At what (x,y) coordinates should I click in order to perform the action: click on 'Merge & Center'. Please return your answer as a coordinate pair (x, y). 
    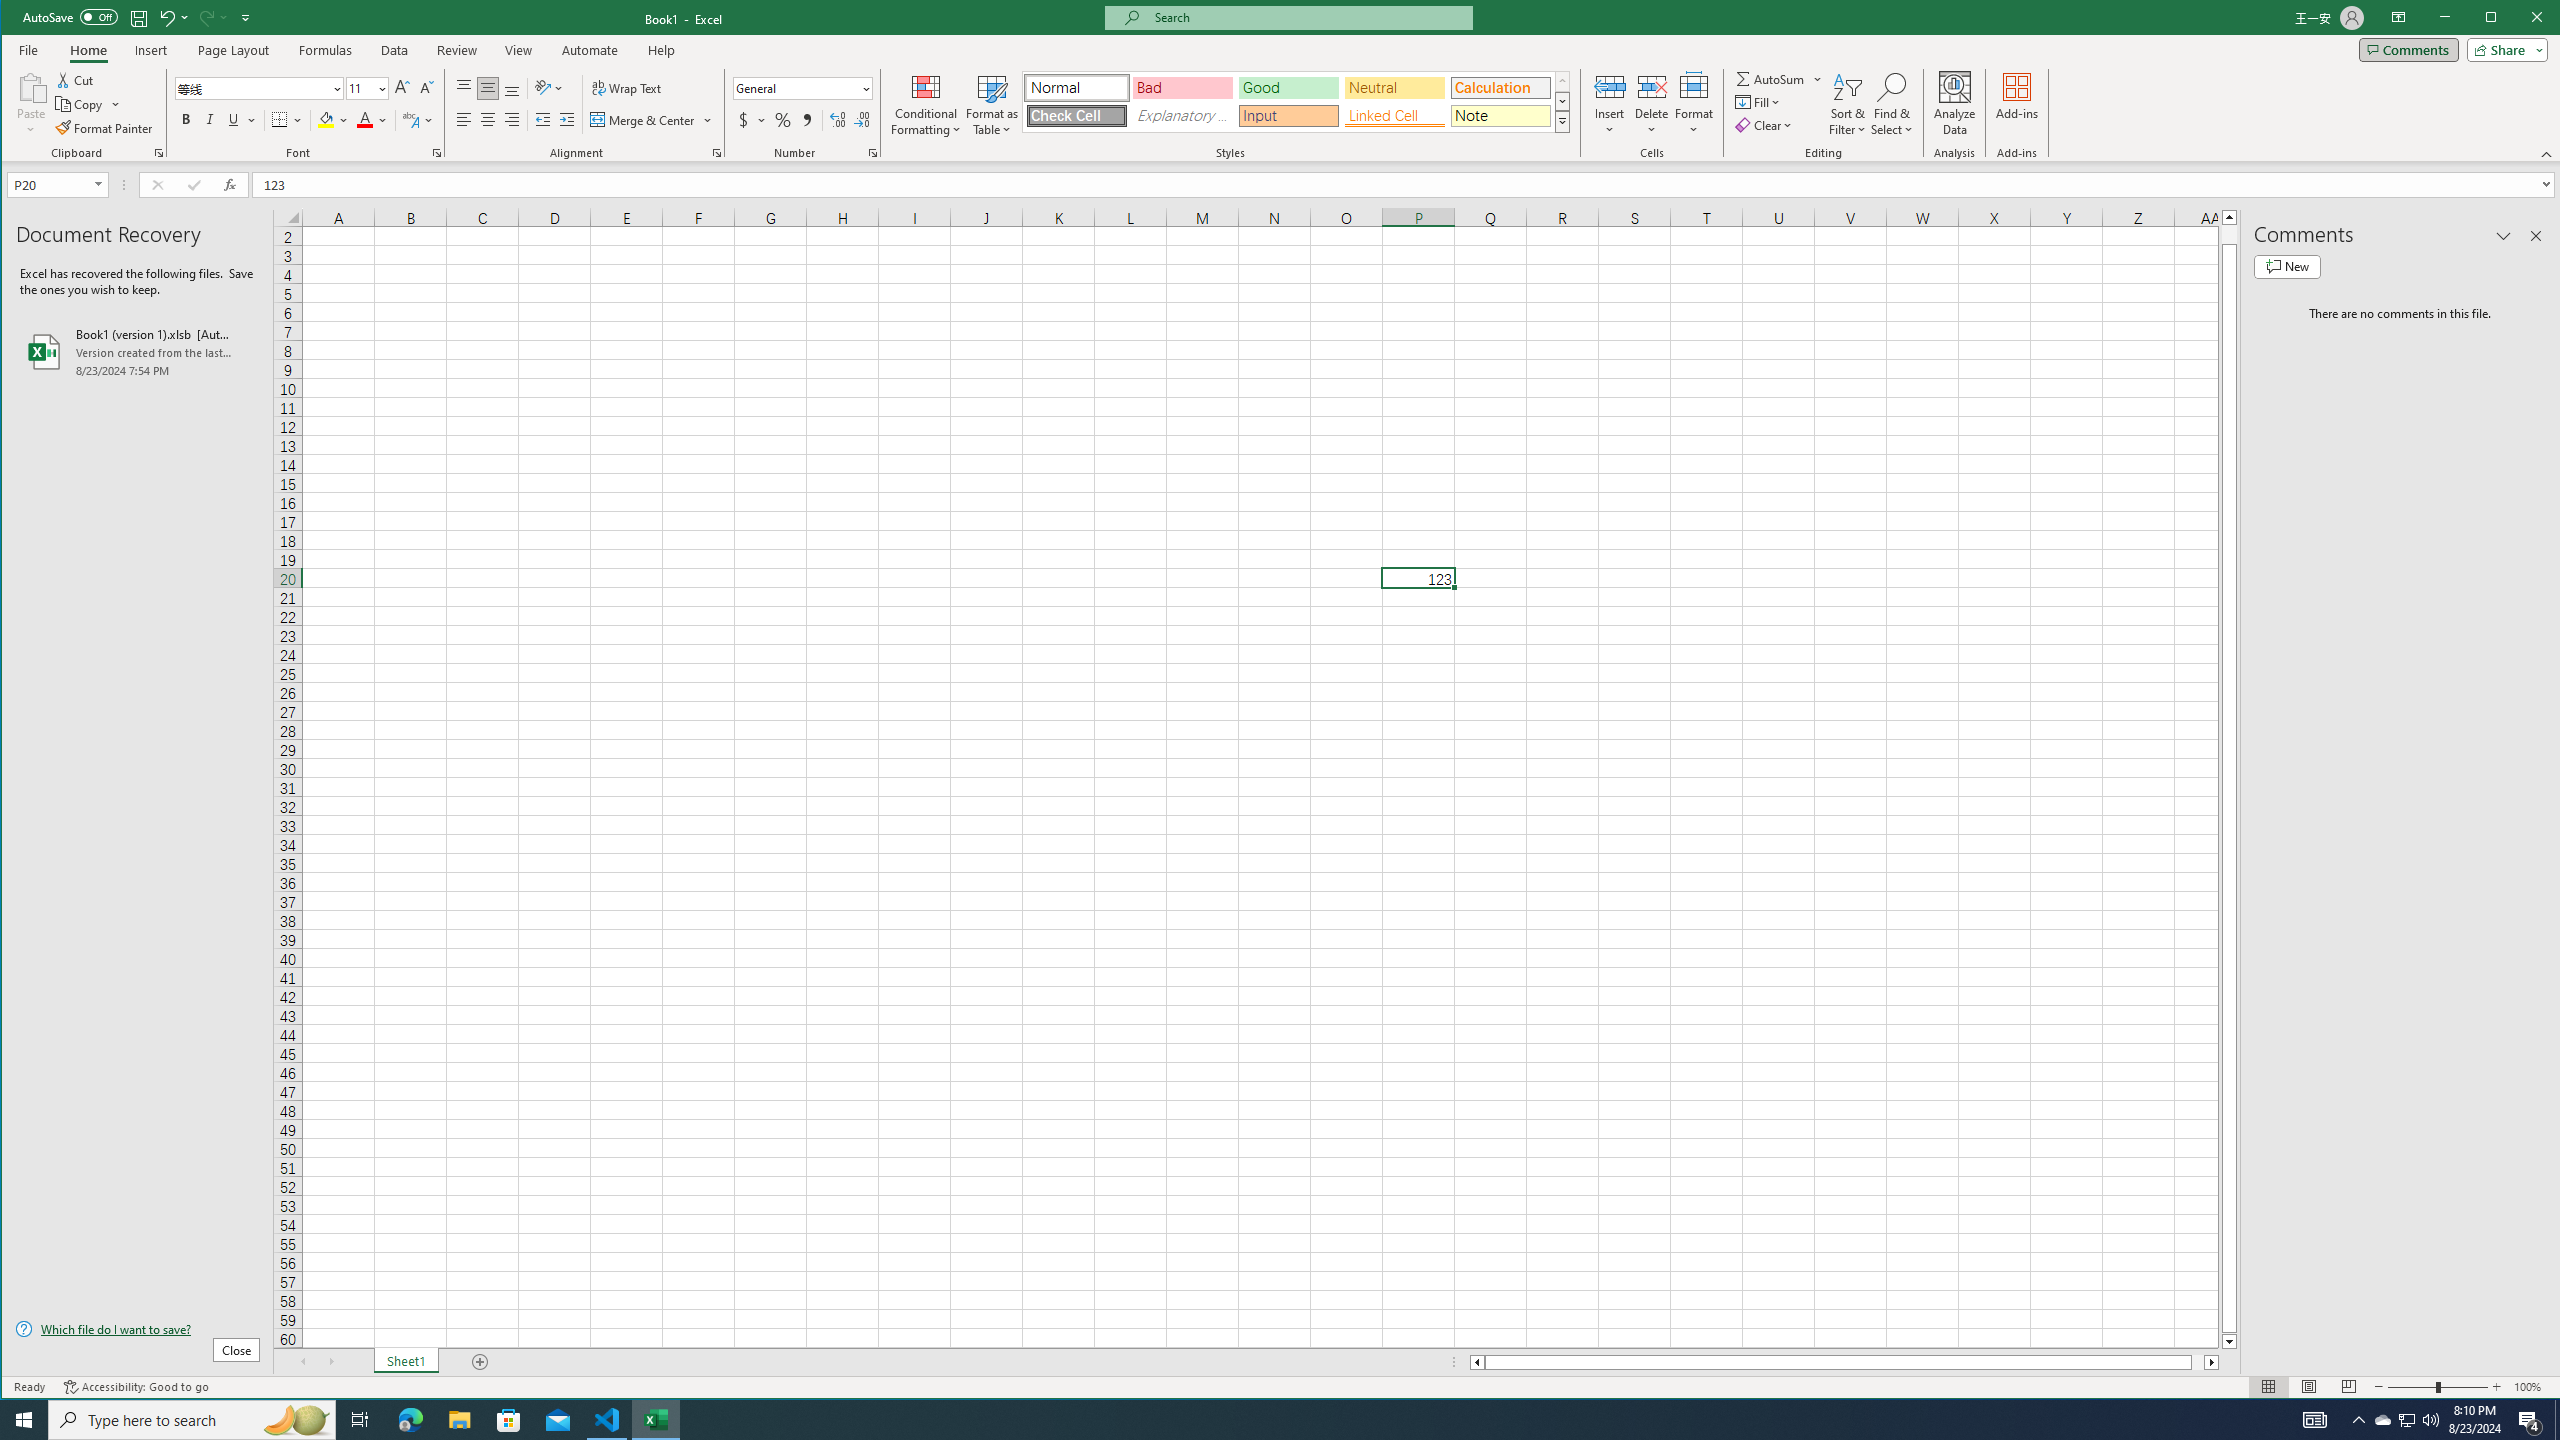
    Looking at the image, I should click on (643, 119).